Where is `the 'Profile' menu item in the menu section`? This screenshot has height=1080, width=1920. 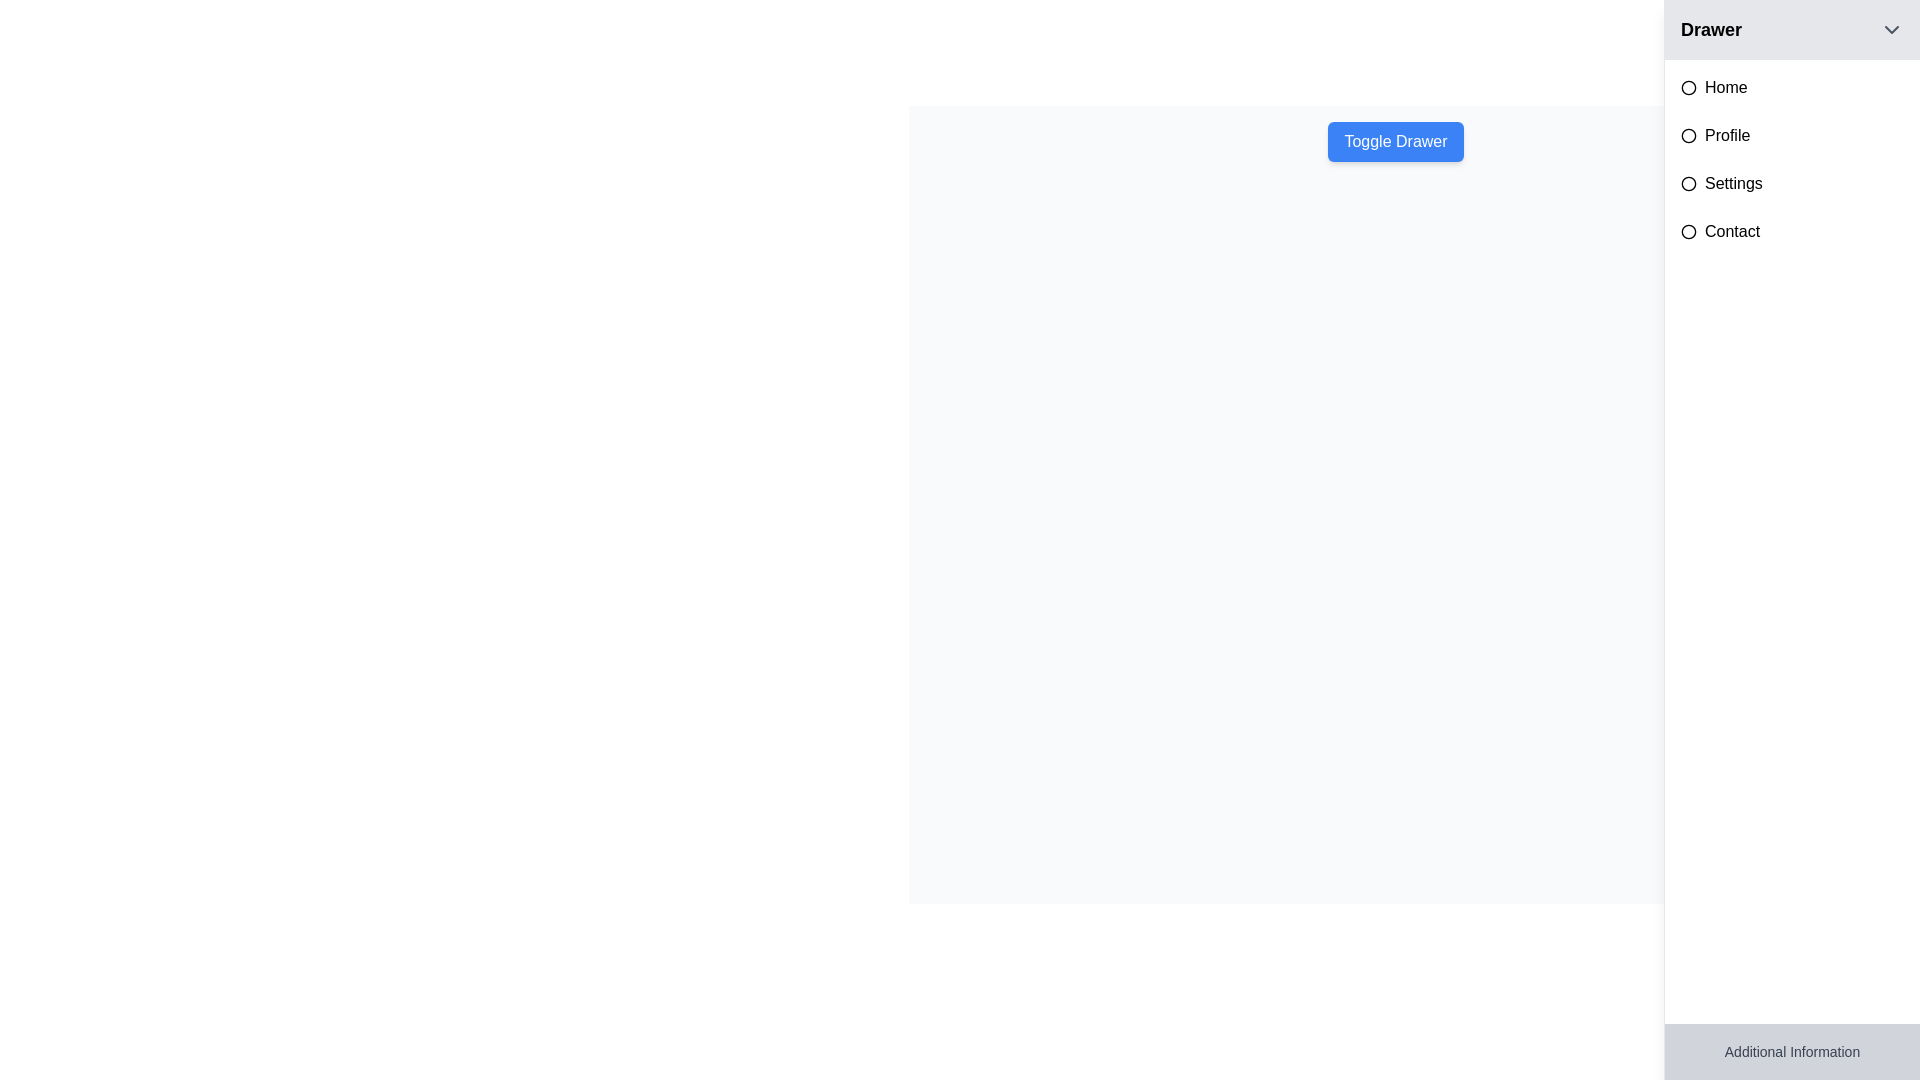
the 'Profile' menu item in the menu section is located at coordinates (1792, 135).